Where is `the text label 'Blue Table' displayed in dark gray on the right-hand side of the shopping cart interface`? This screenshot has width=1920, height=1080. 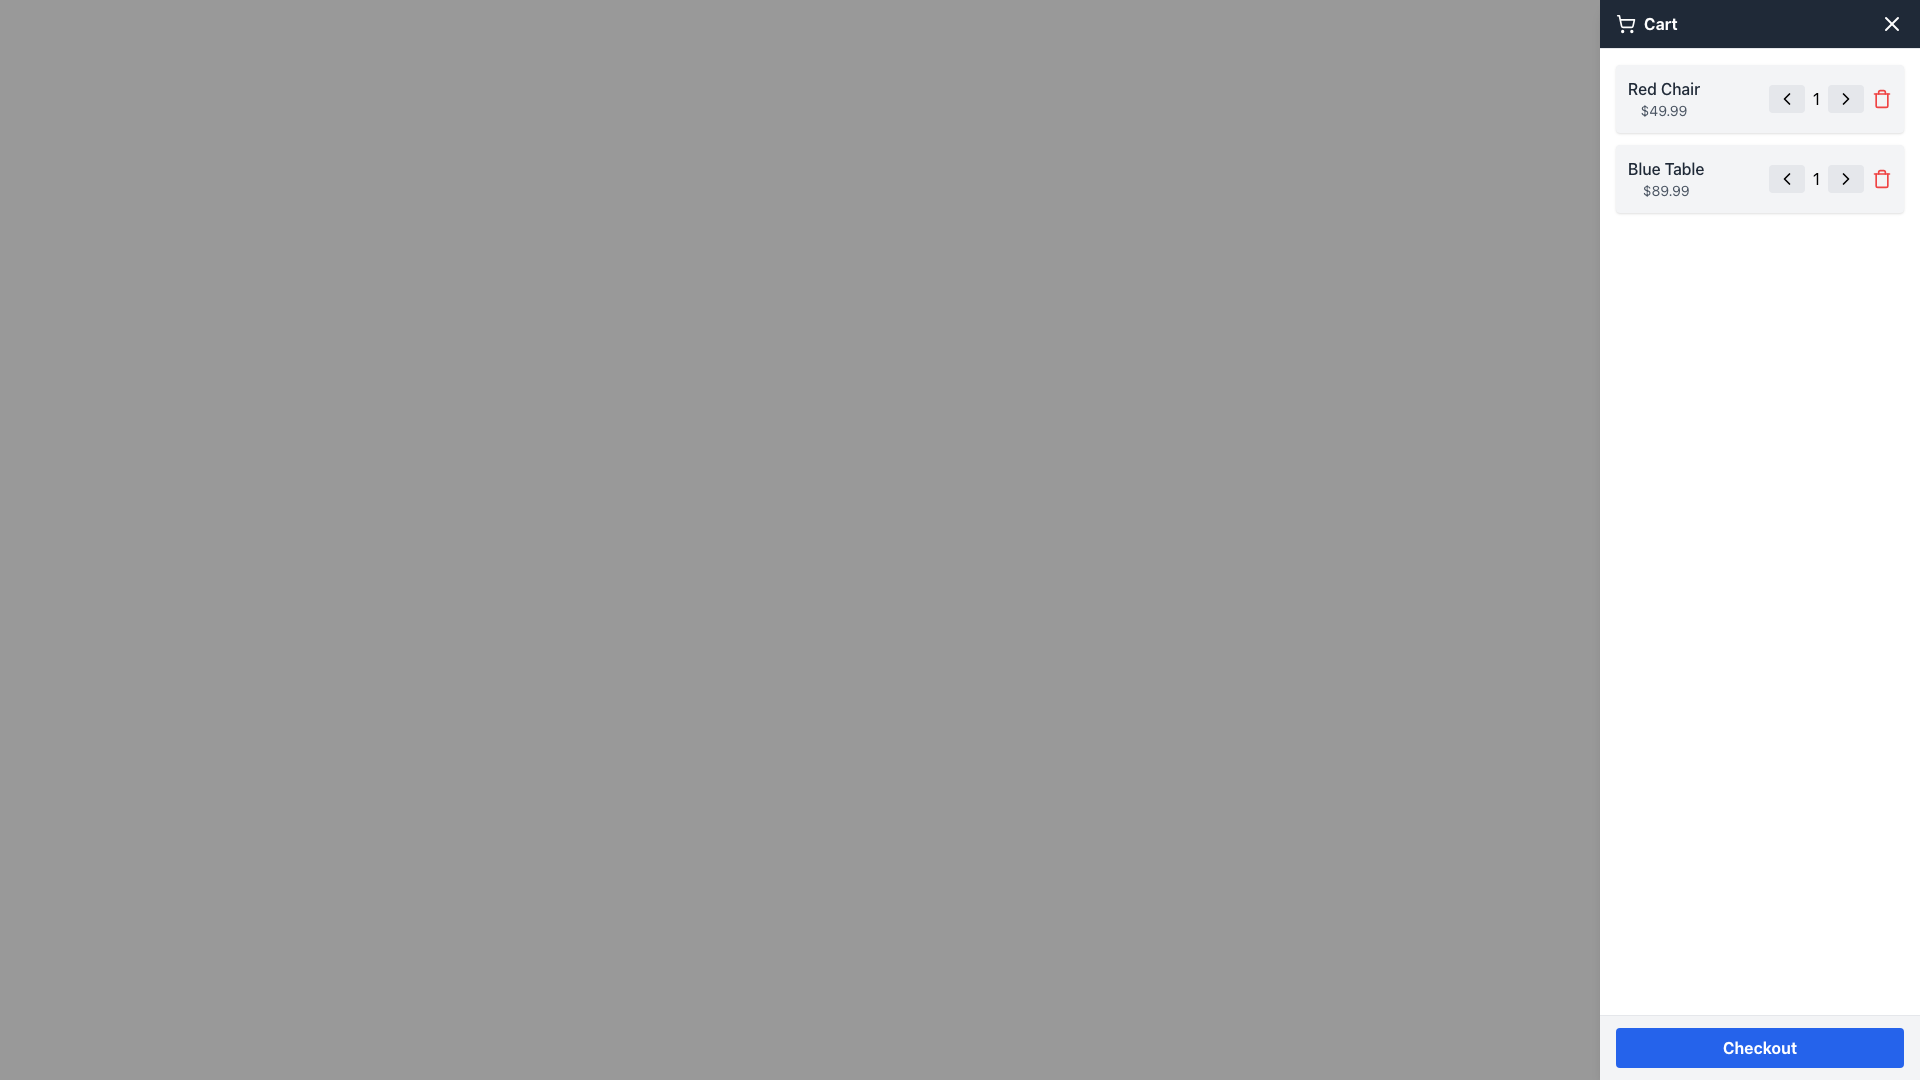 the text label 'Blue Table' displayed in dark gray on the right-hand side of the shopping cart interface is located at coordinates (1666, 168).